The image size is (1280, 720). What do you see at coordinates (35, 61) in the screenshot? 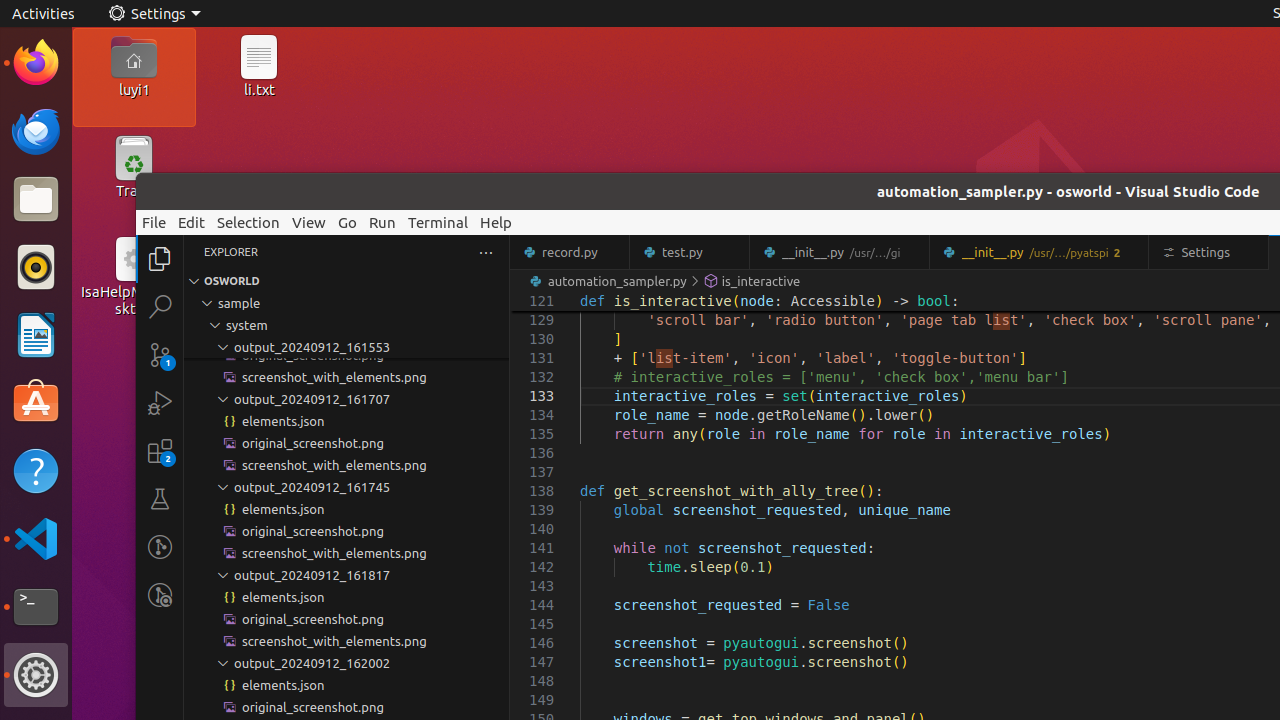
I see `'Firefox Web Browser'` at bounding box center [35, 61].